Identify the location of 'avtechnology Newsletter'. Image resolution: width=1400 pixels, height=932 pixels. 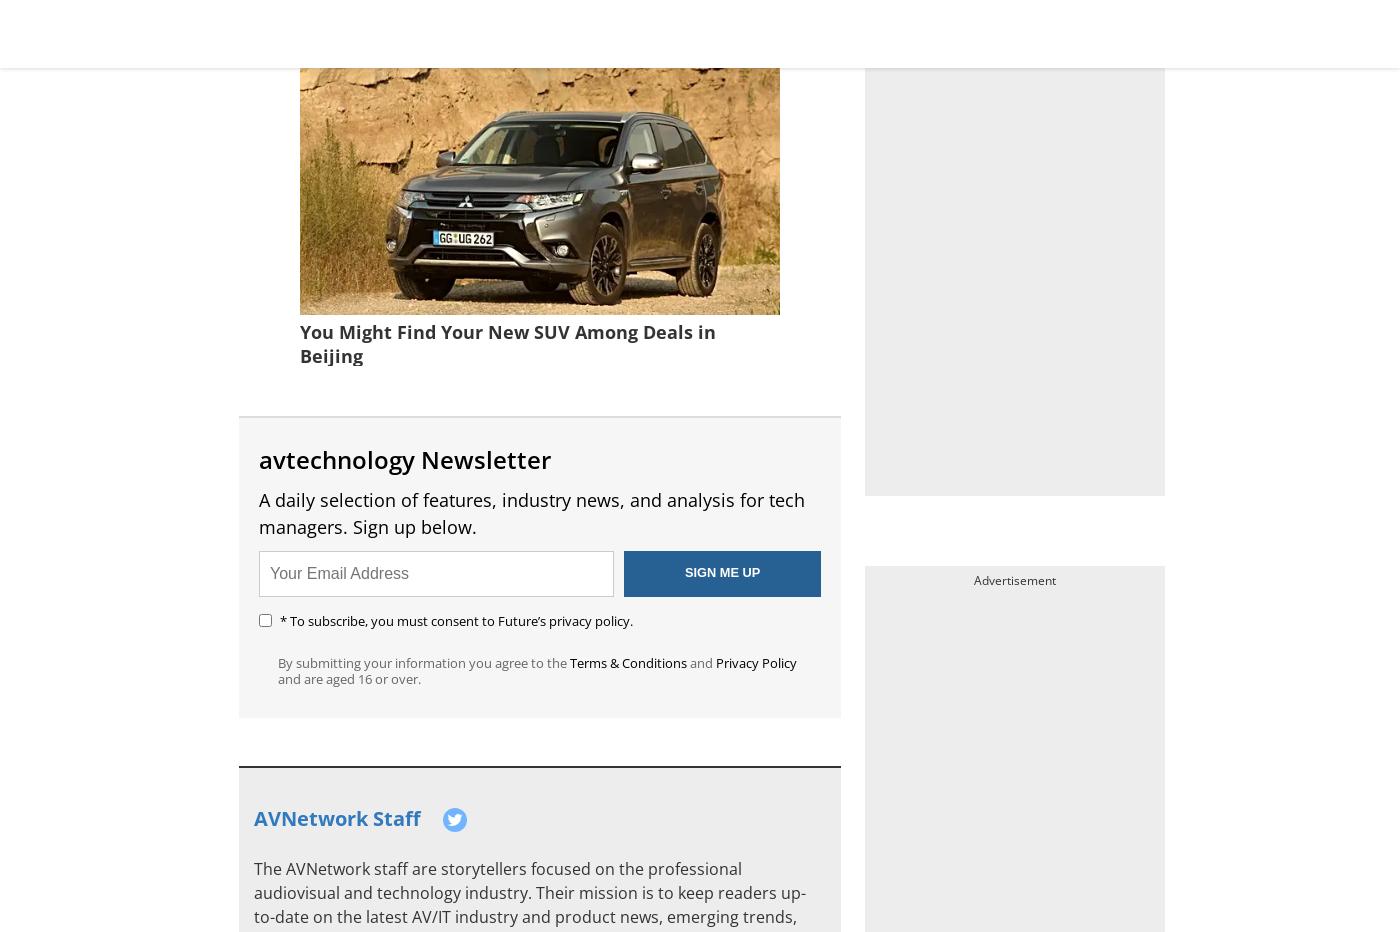
(405, 458).